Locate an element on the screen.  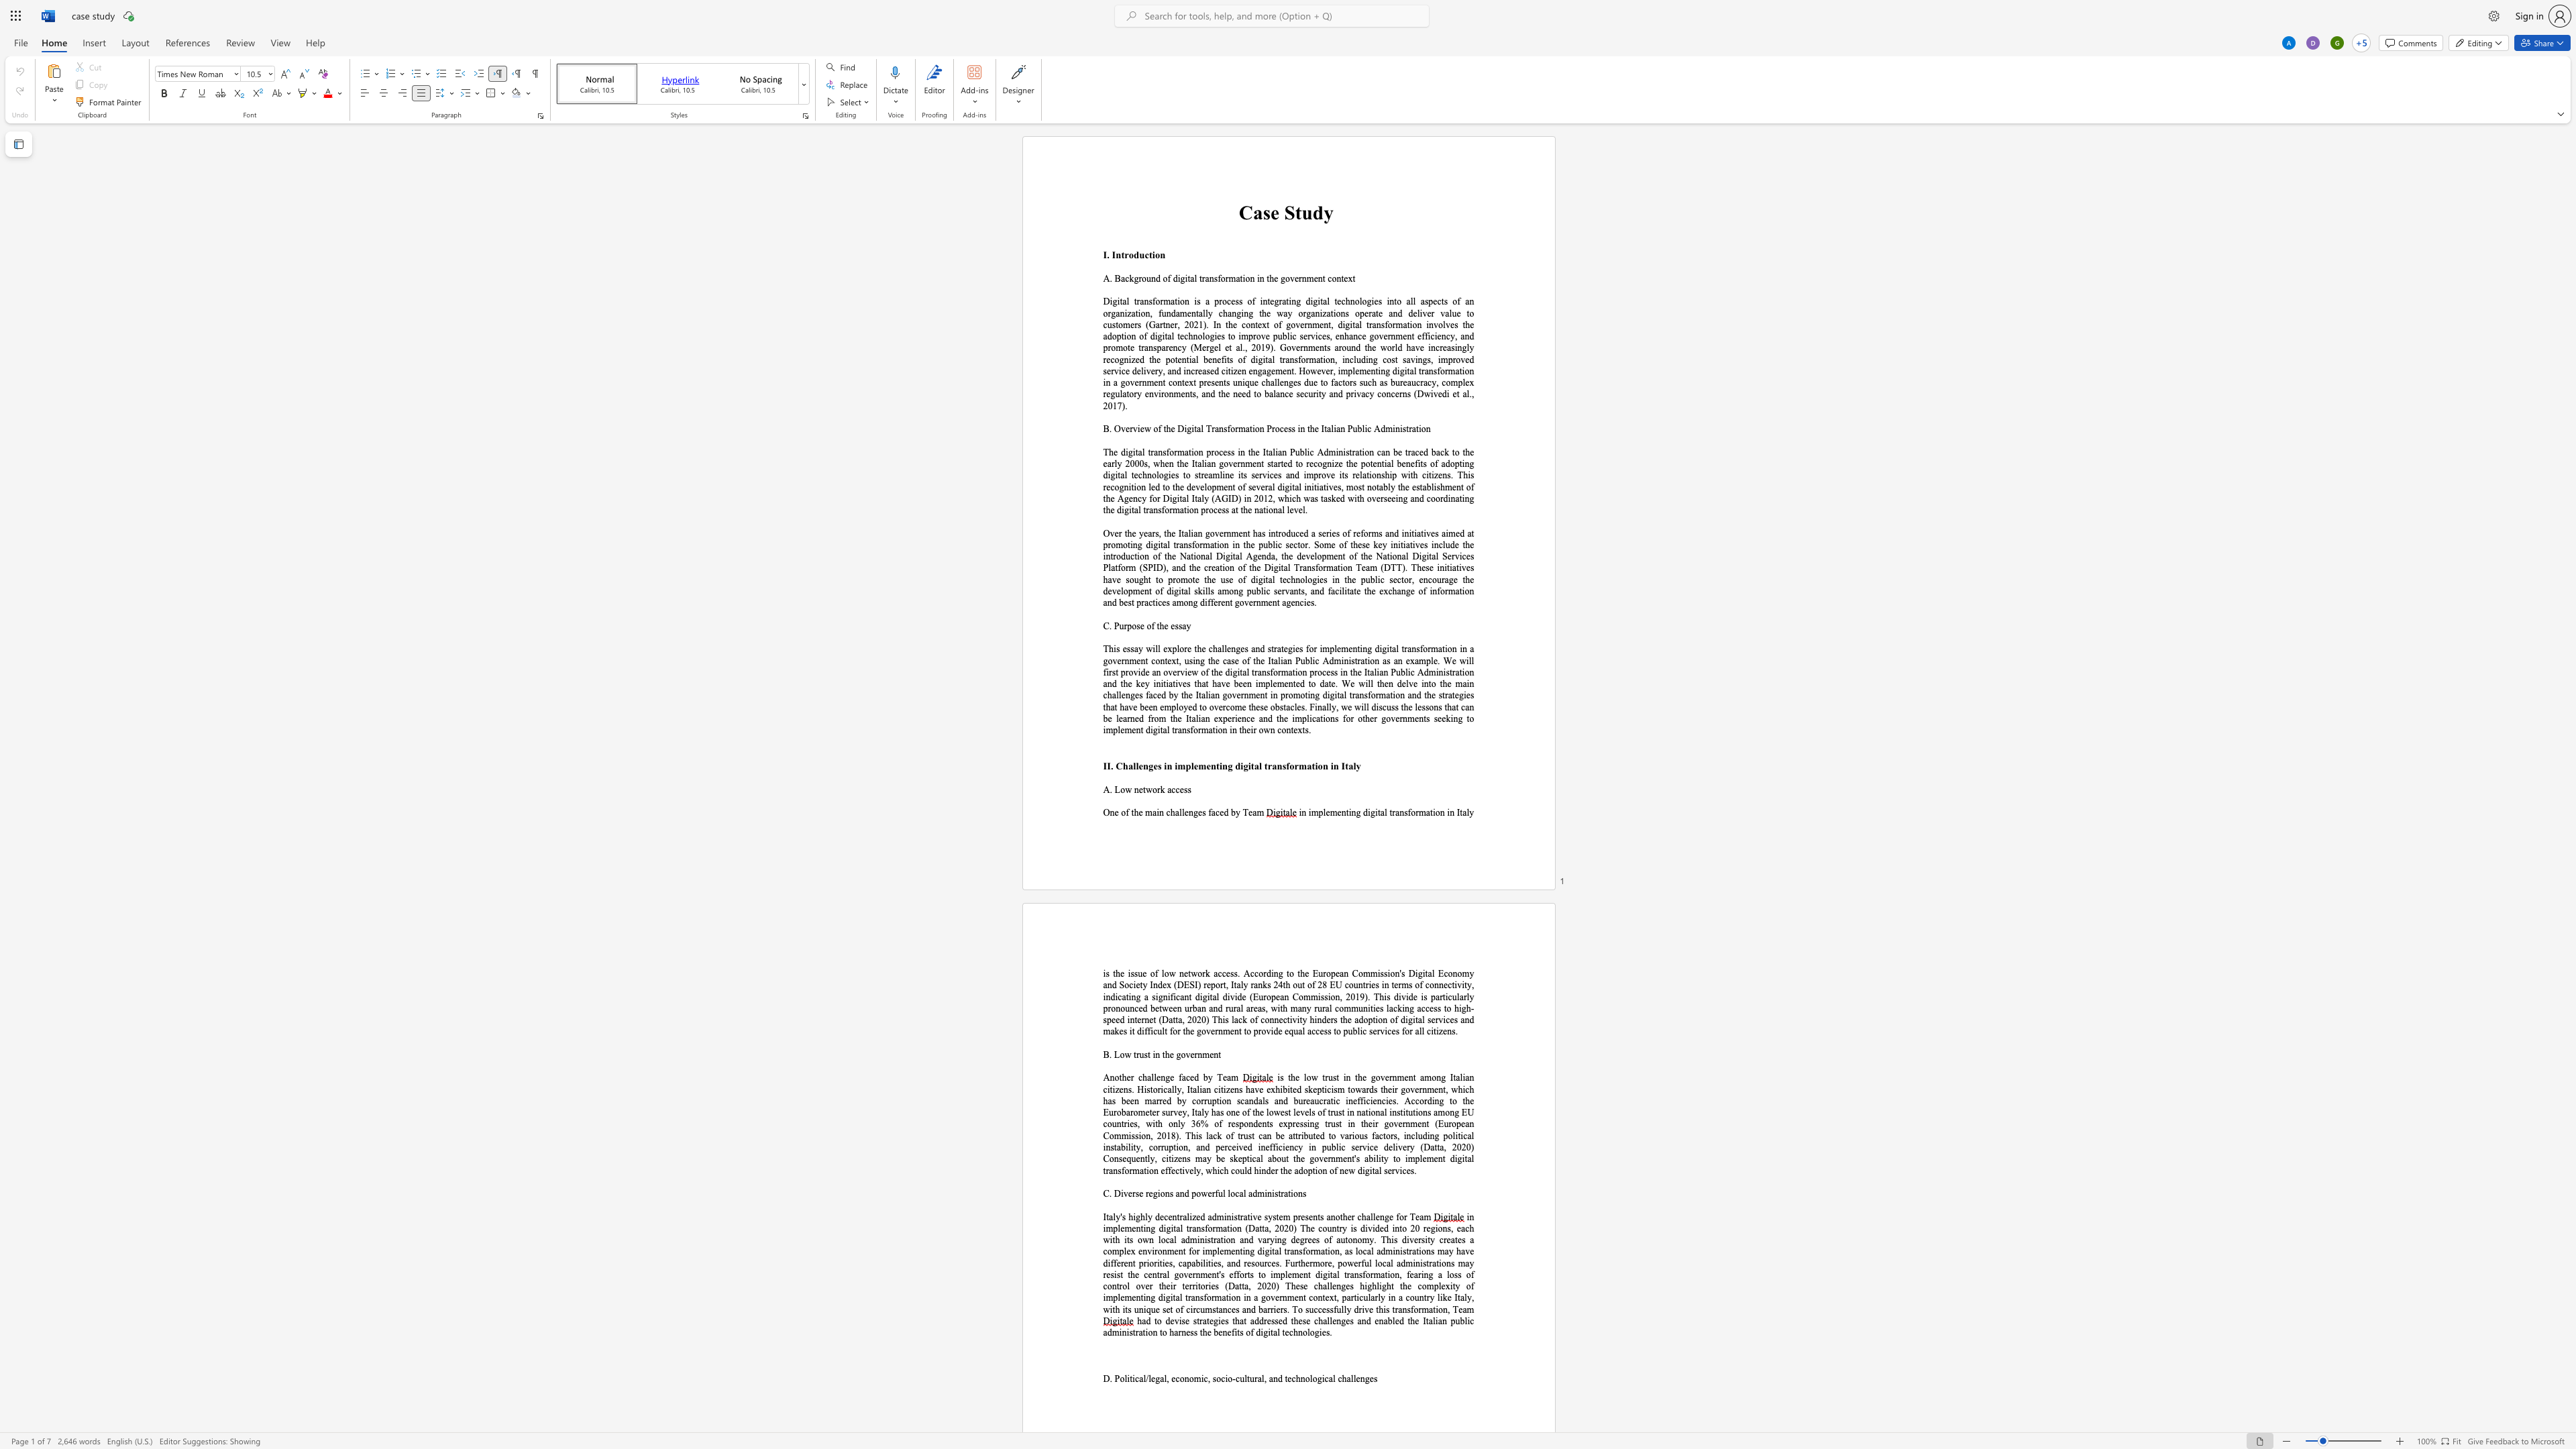
the space between the continuous character "a" and "r" in the text is located at coordinates (1348, 1134).